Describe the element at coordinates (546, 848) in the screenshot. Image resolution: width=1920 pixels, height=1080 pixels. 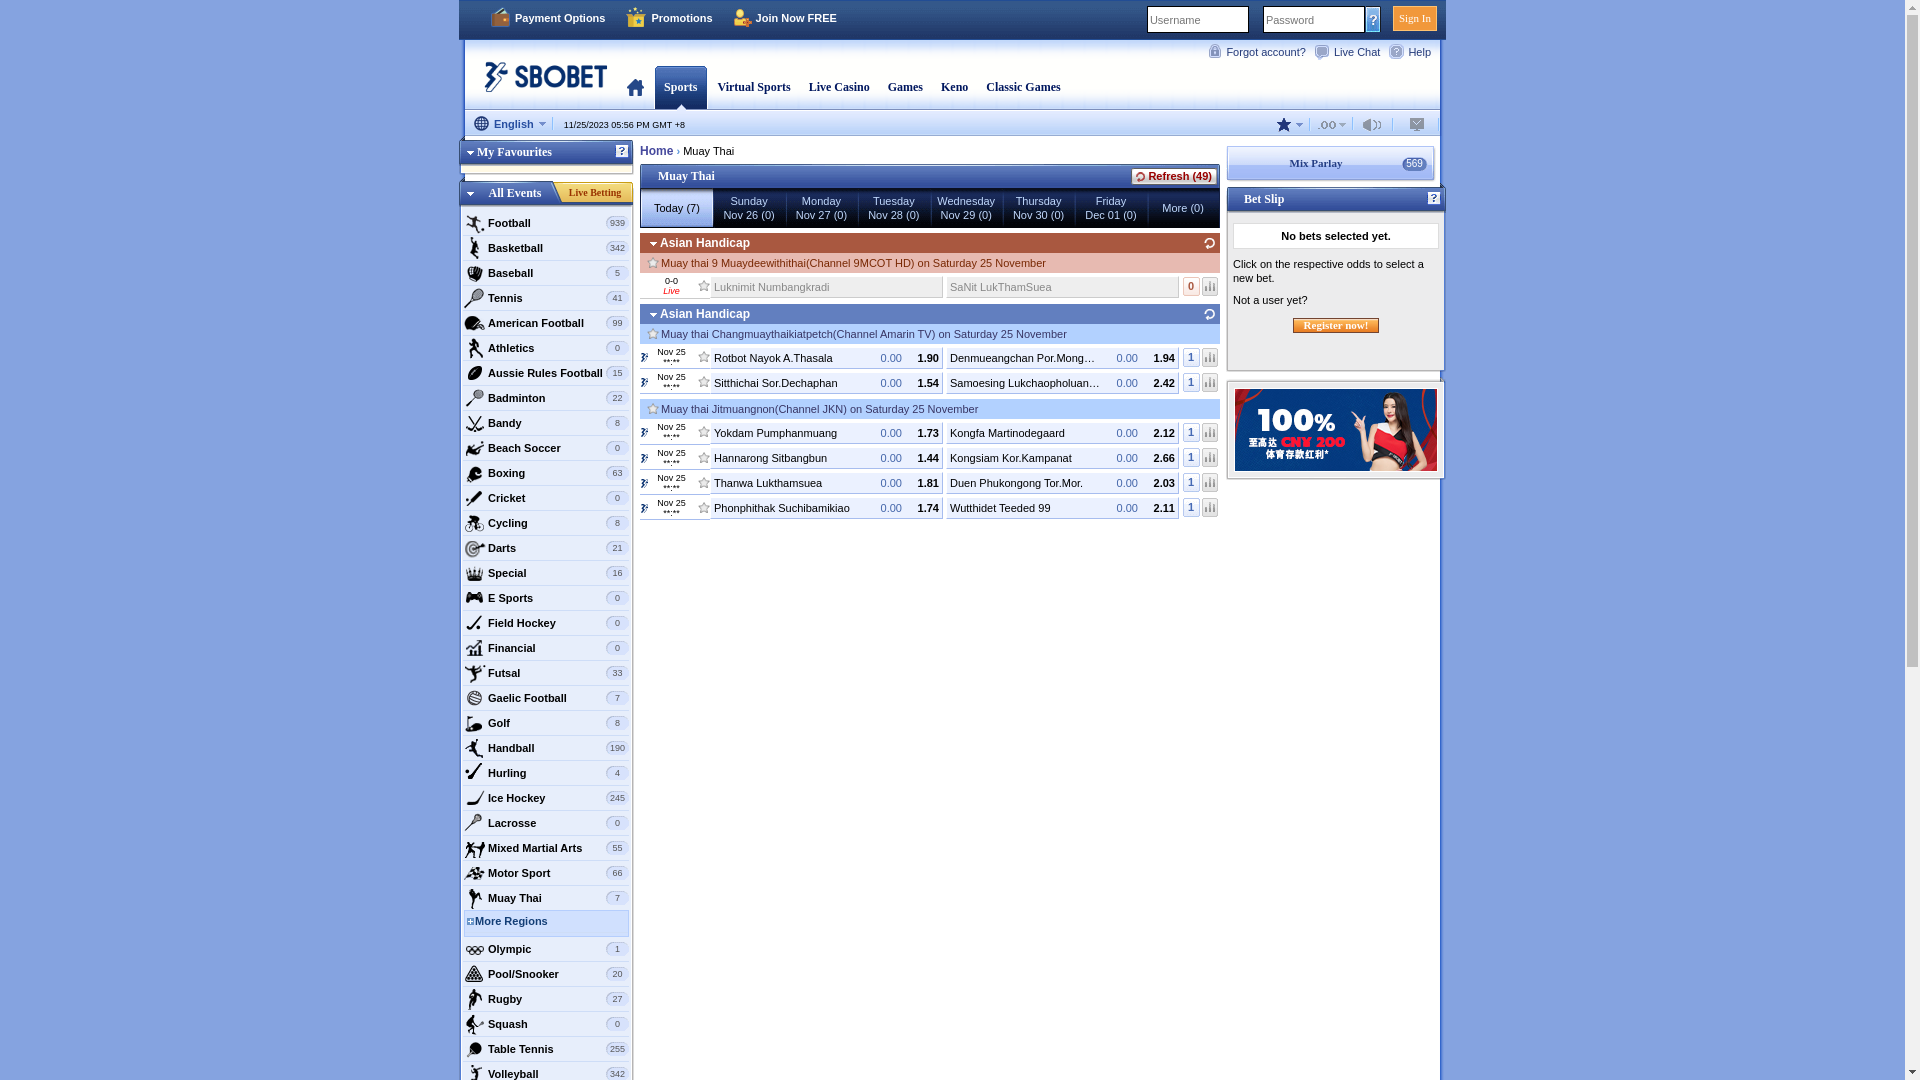
I see `'Mixed Martial Arts` at that location.